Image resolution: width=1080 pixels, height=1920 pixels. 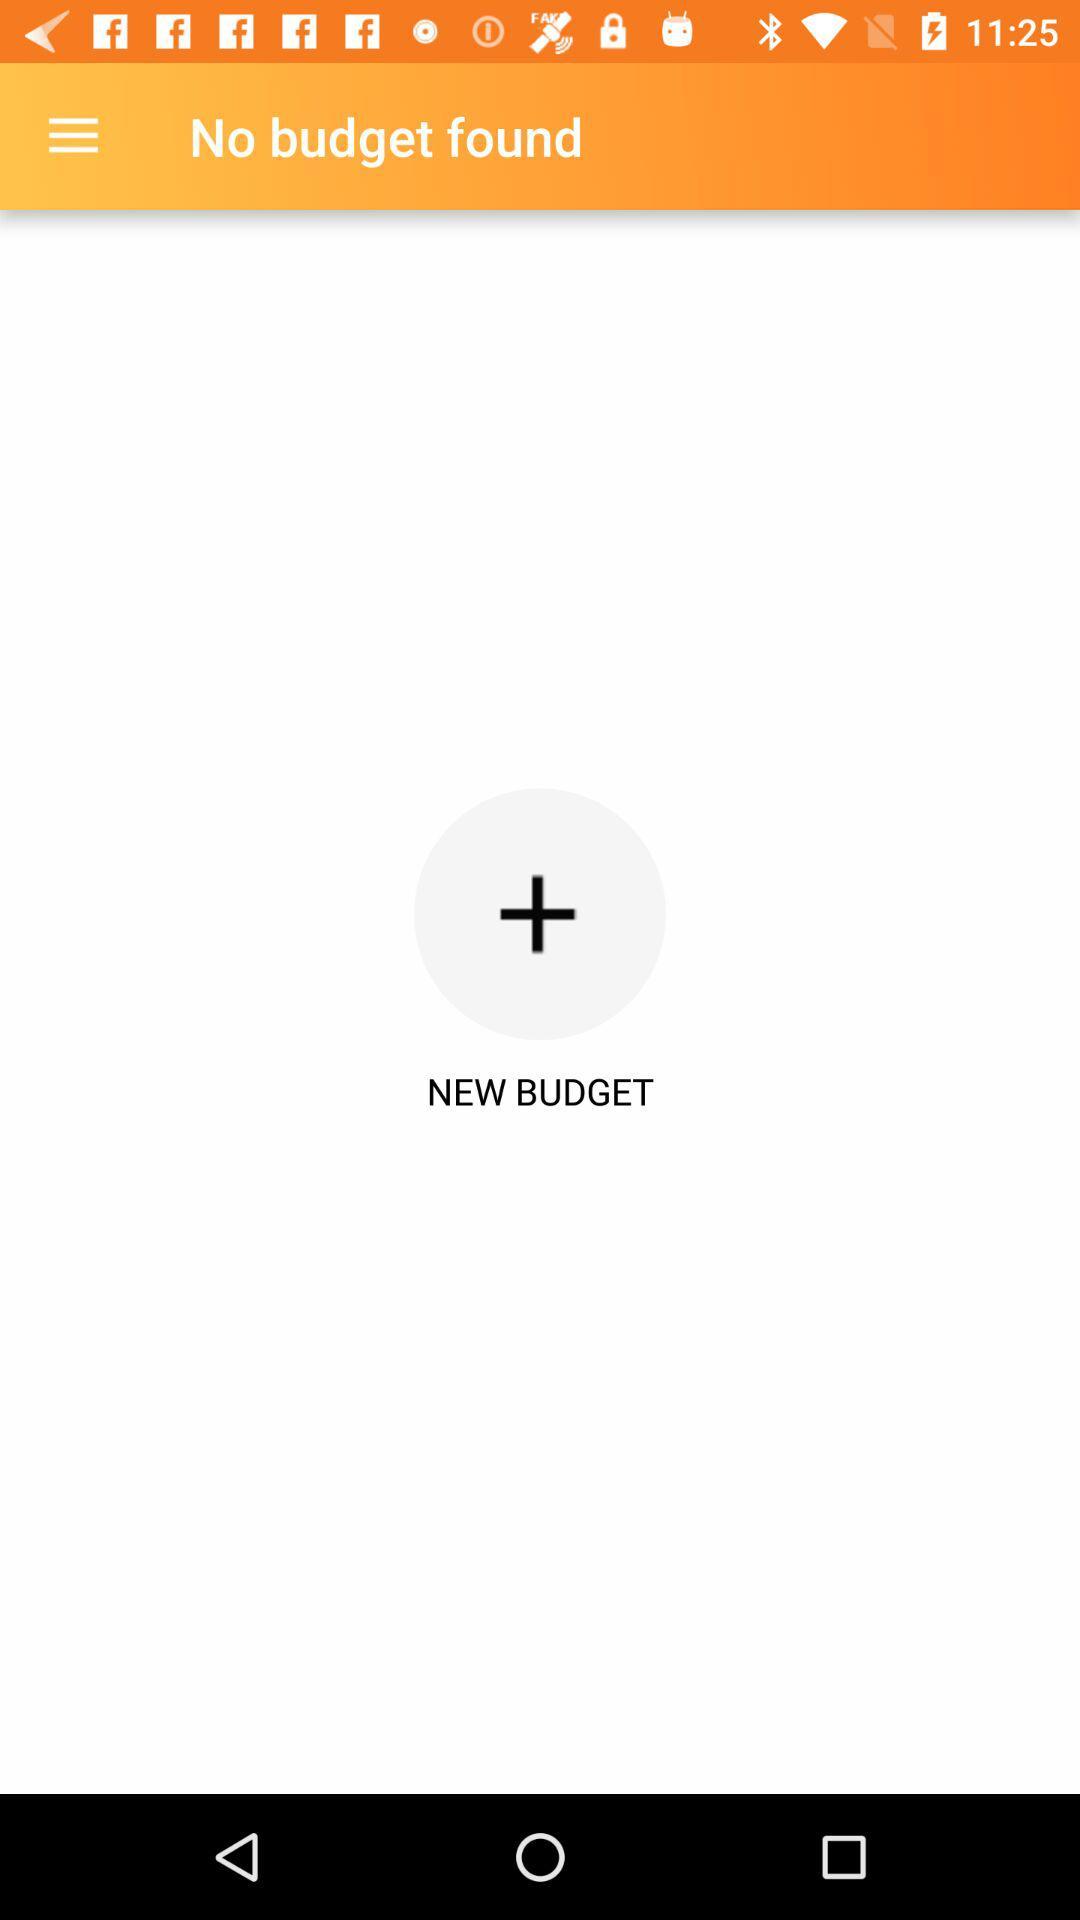 What do you see at coordinates (540, 913) in the screenshot?
I see `a budget` at bounding box center [540, 913].